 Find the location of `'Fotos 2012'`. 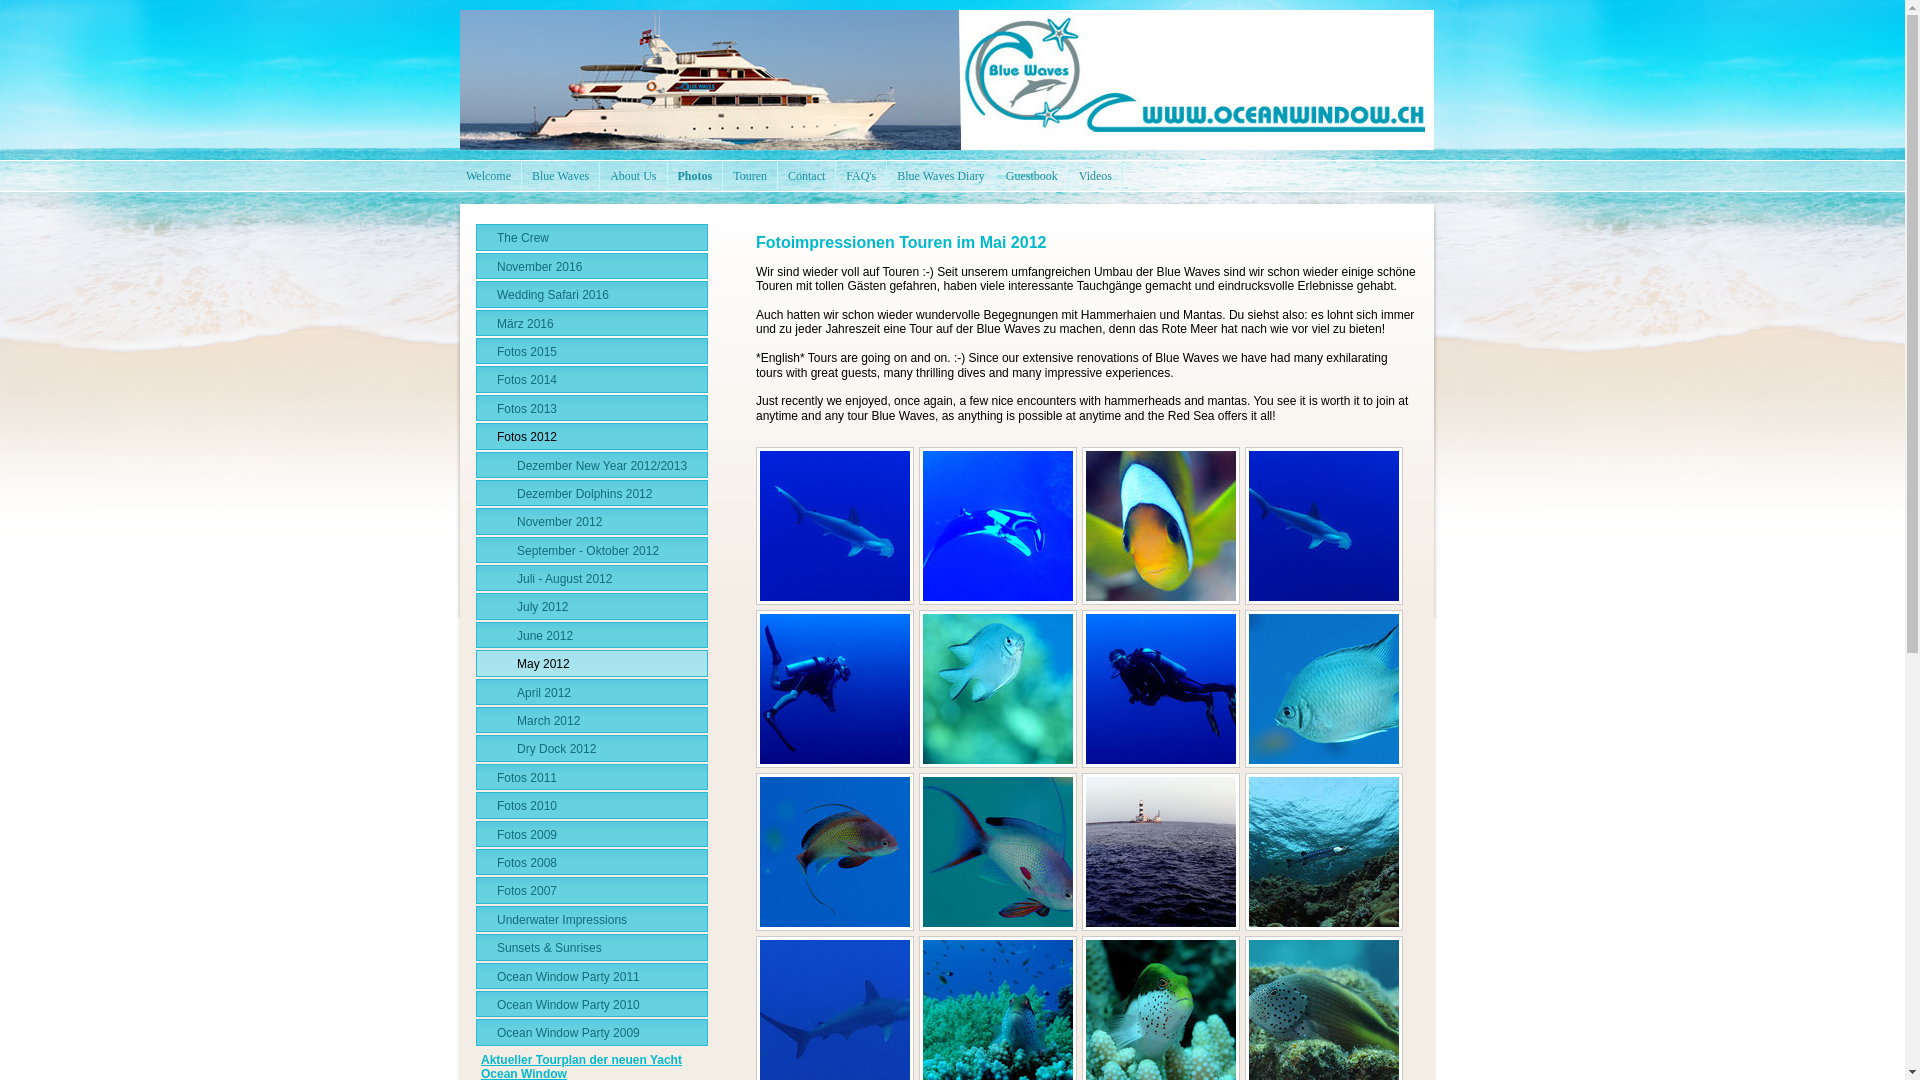

'Fotos 2012' is located at coordinates (474, 434).